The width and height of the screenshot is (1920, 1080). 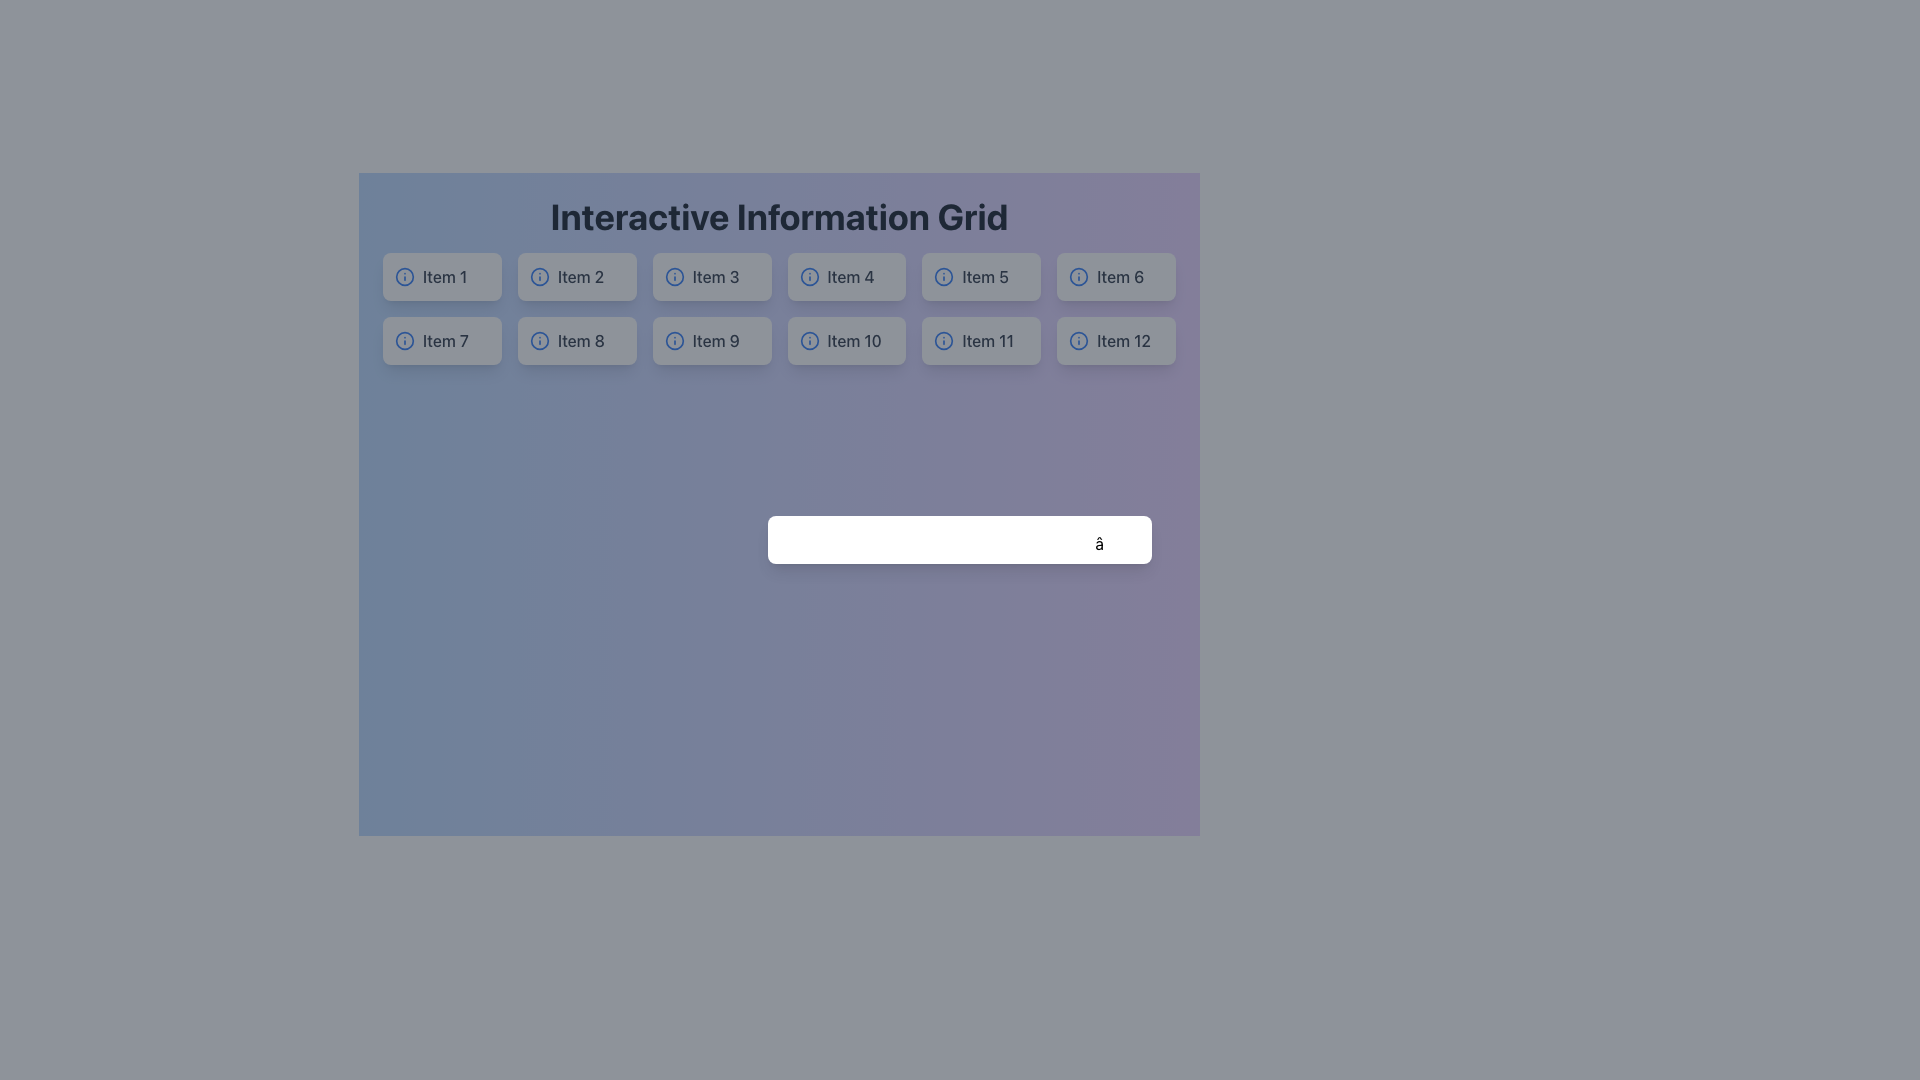 I want to click on displayed text of the label with icon that shows 'Item 2', which is positioned in the first row, second column of a grid layout, so click(x=576, y=277).